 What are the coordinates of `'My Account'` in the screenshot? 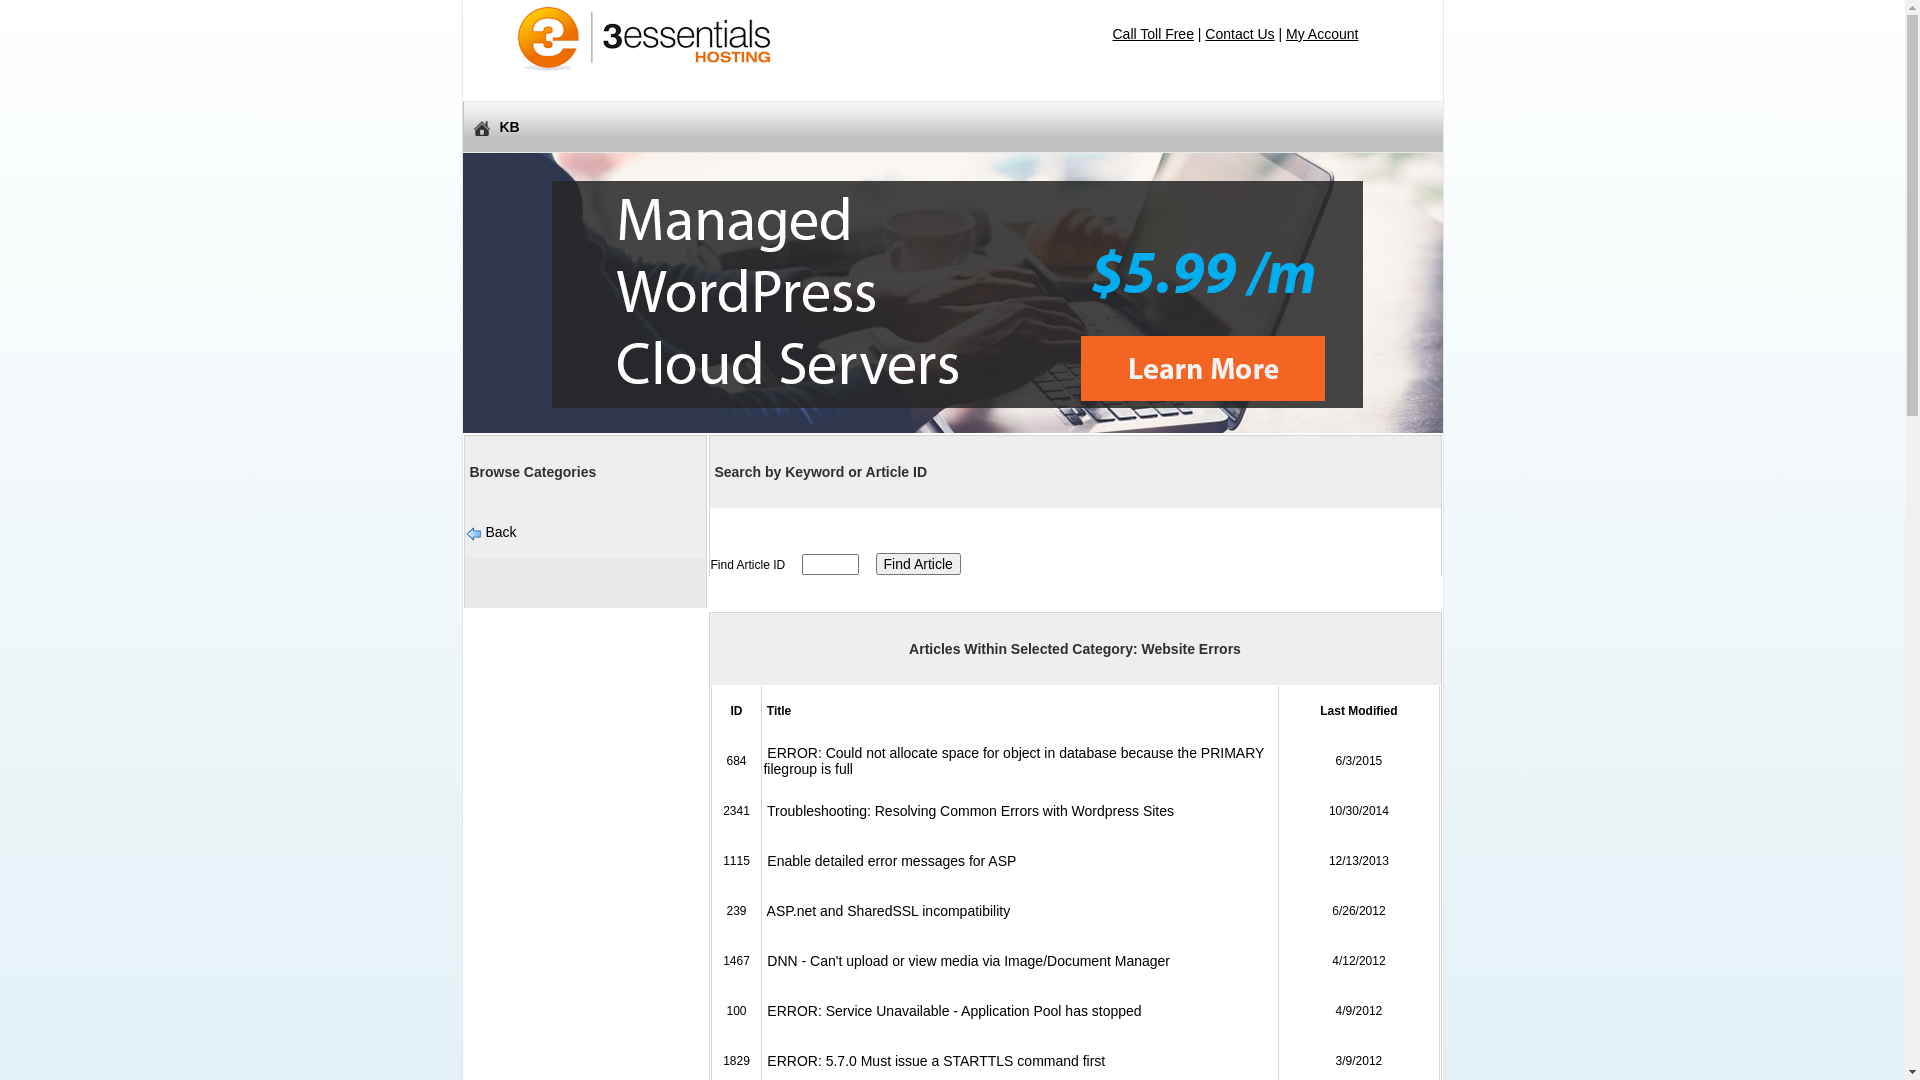 It's located at (1321, 34).